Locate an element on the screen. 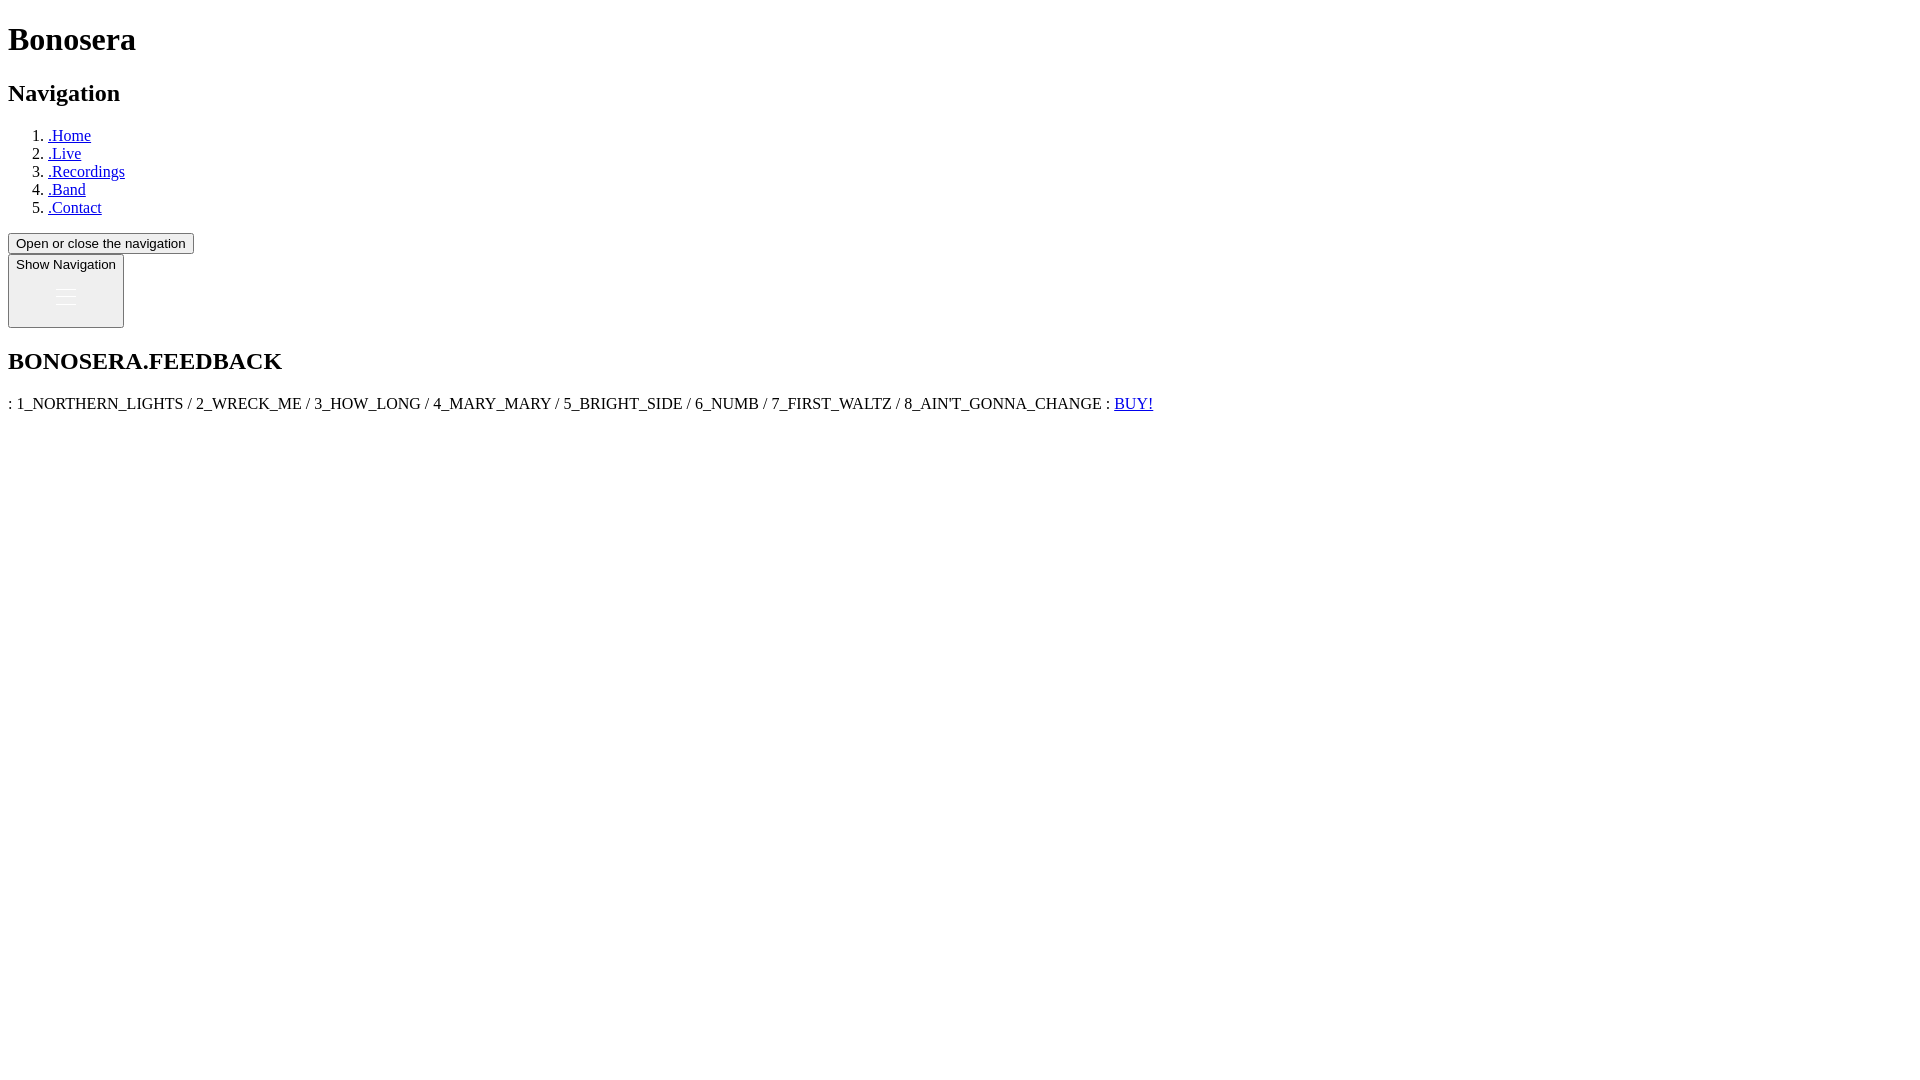 Image resolution: width=1920 pixels, height=1080 pixels. 'Show Navigation' is located at coordinates (66, 290).